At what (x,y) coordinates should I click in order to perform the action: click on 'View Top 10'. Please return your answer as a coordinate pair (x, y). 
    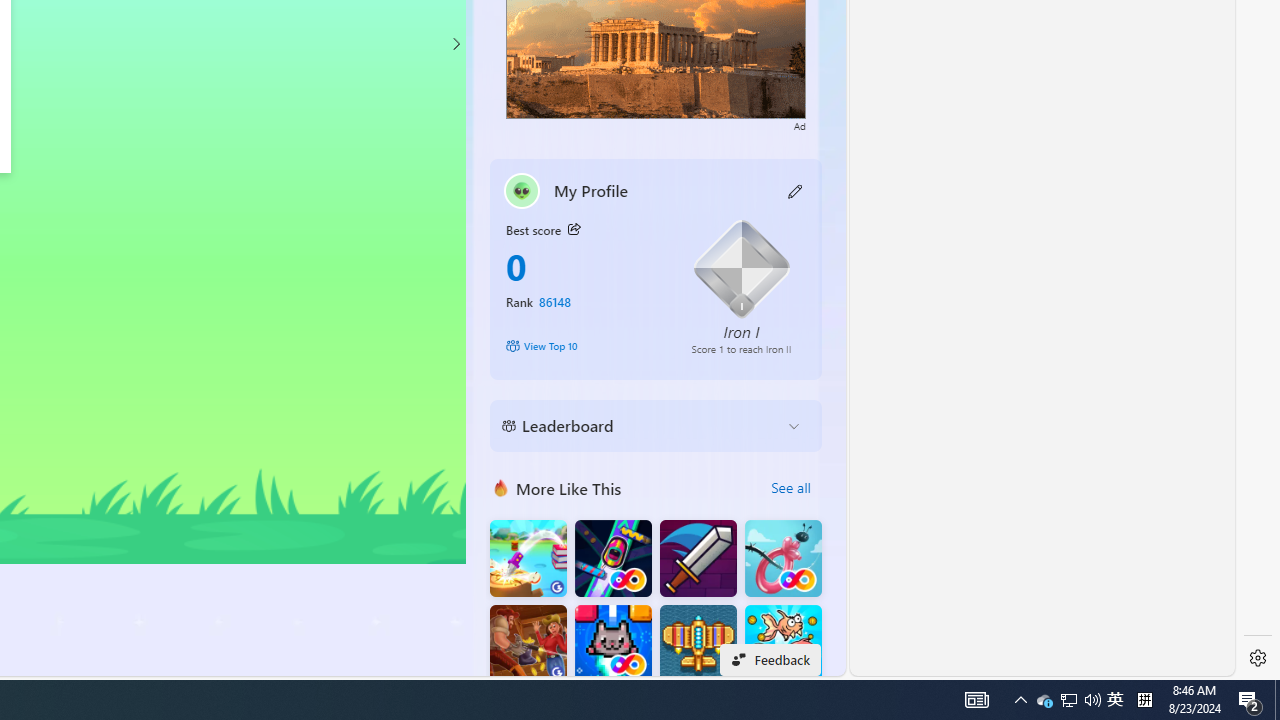
    Looking at the image, I should click on (583, 344).